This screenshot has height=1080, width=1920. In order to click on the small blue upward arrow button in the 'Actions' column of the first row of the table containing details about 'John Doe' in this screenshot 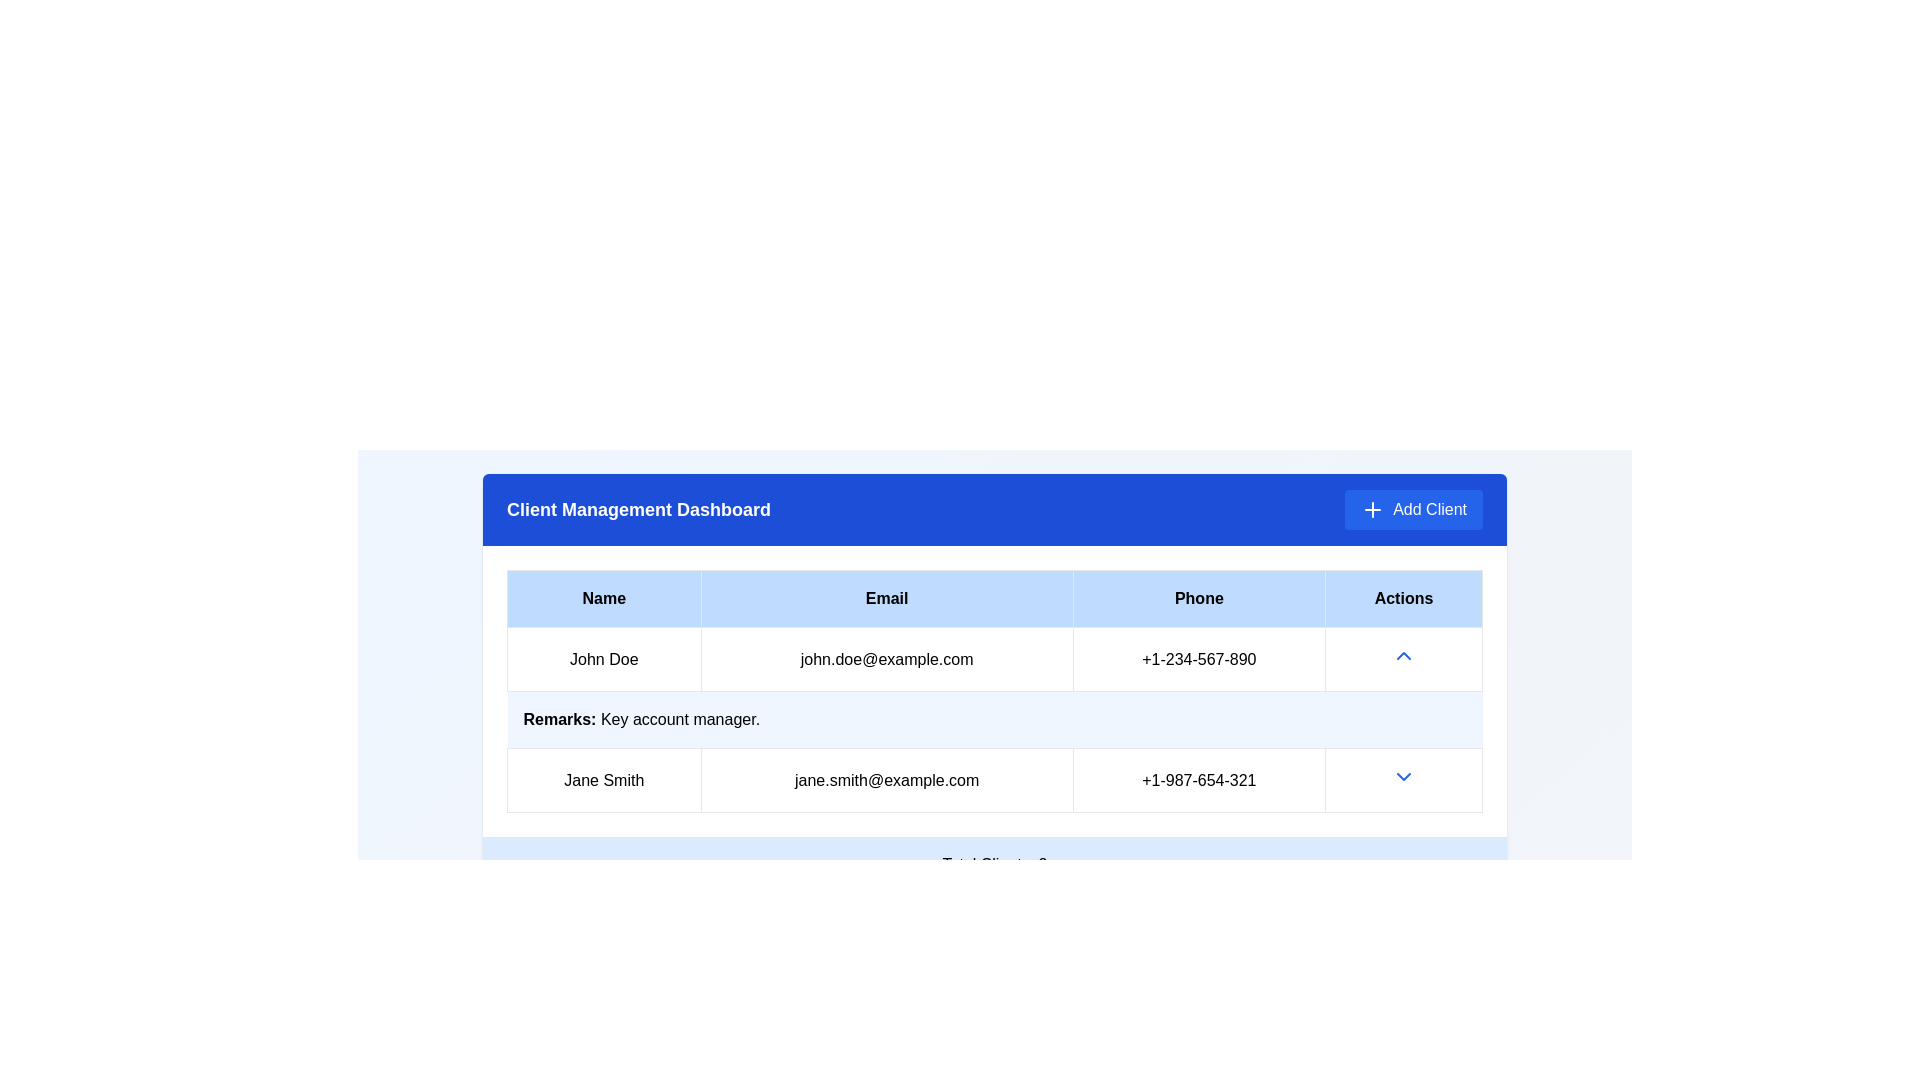, I will do `click(1402, 659)`.